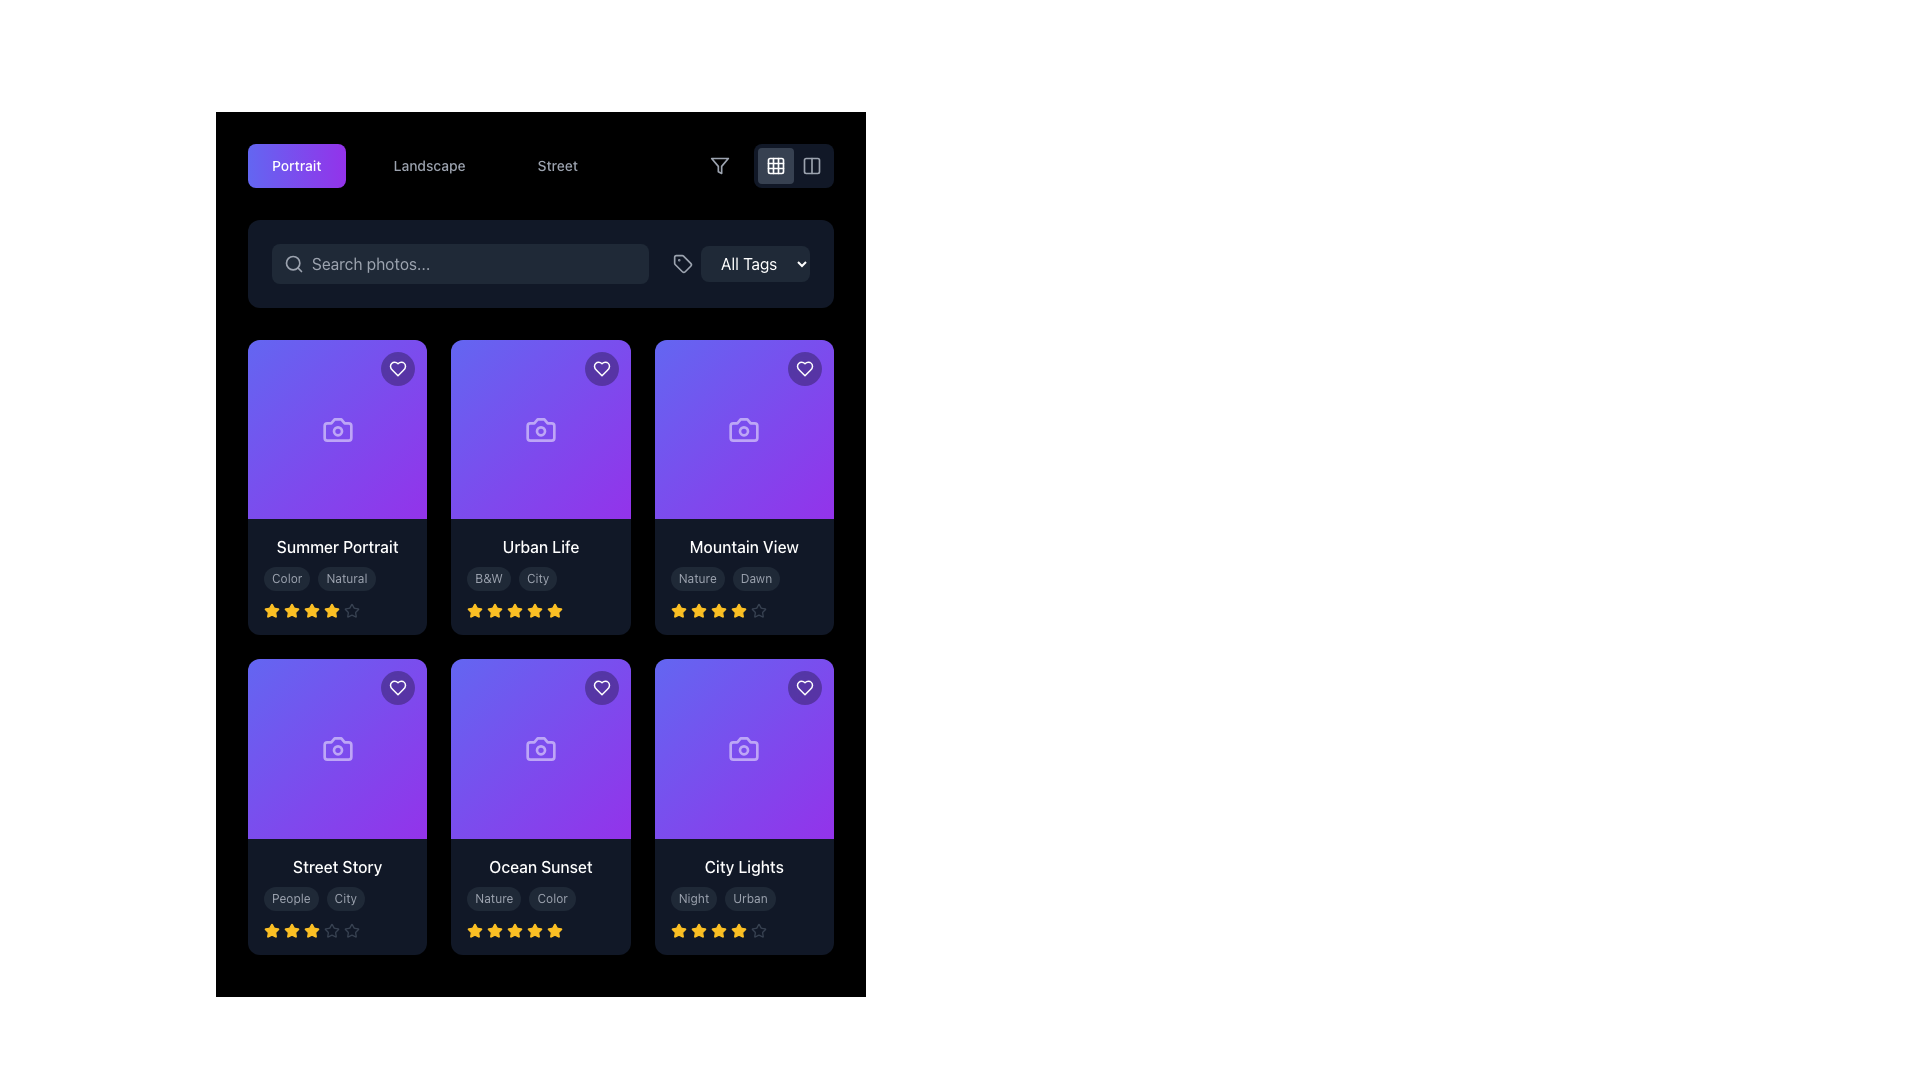 Image resolution: width=1920 pixels, height=1080 pixels. What do you see at coordinates (600, 369) in the screenshot?
I see `the circular heart button with a semi-transparent black background located at the top-right corner of the 'Urban Life' card` at bounding box center [600, 369].